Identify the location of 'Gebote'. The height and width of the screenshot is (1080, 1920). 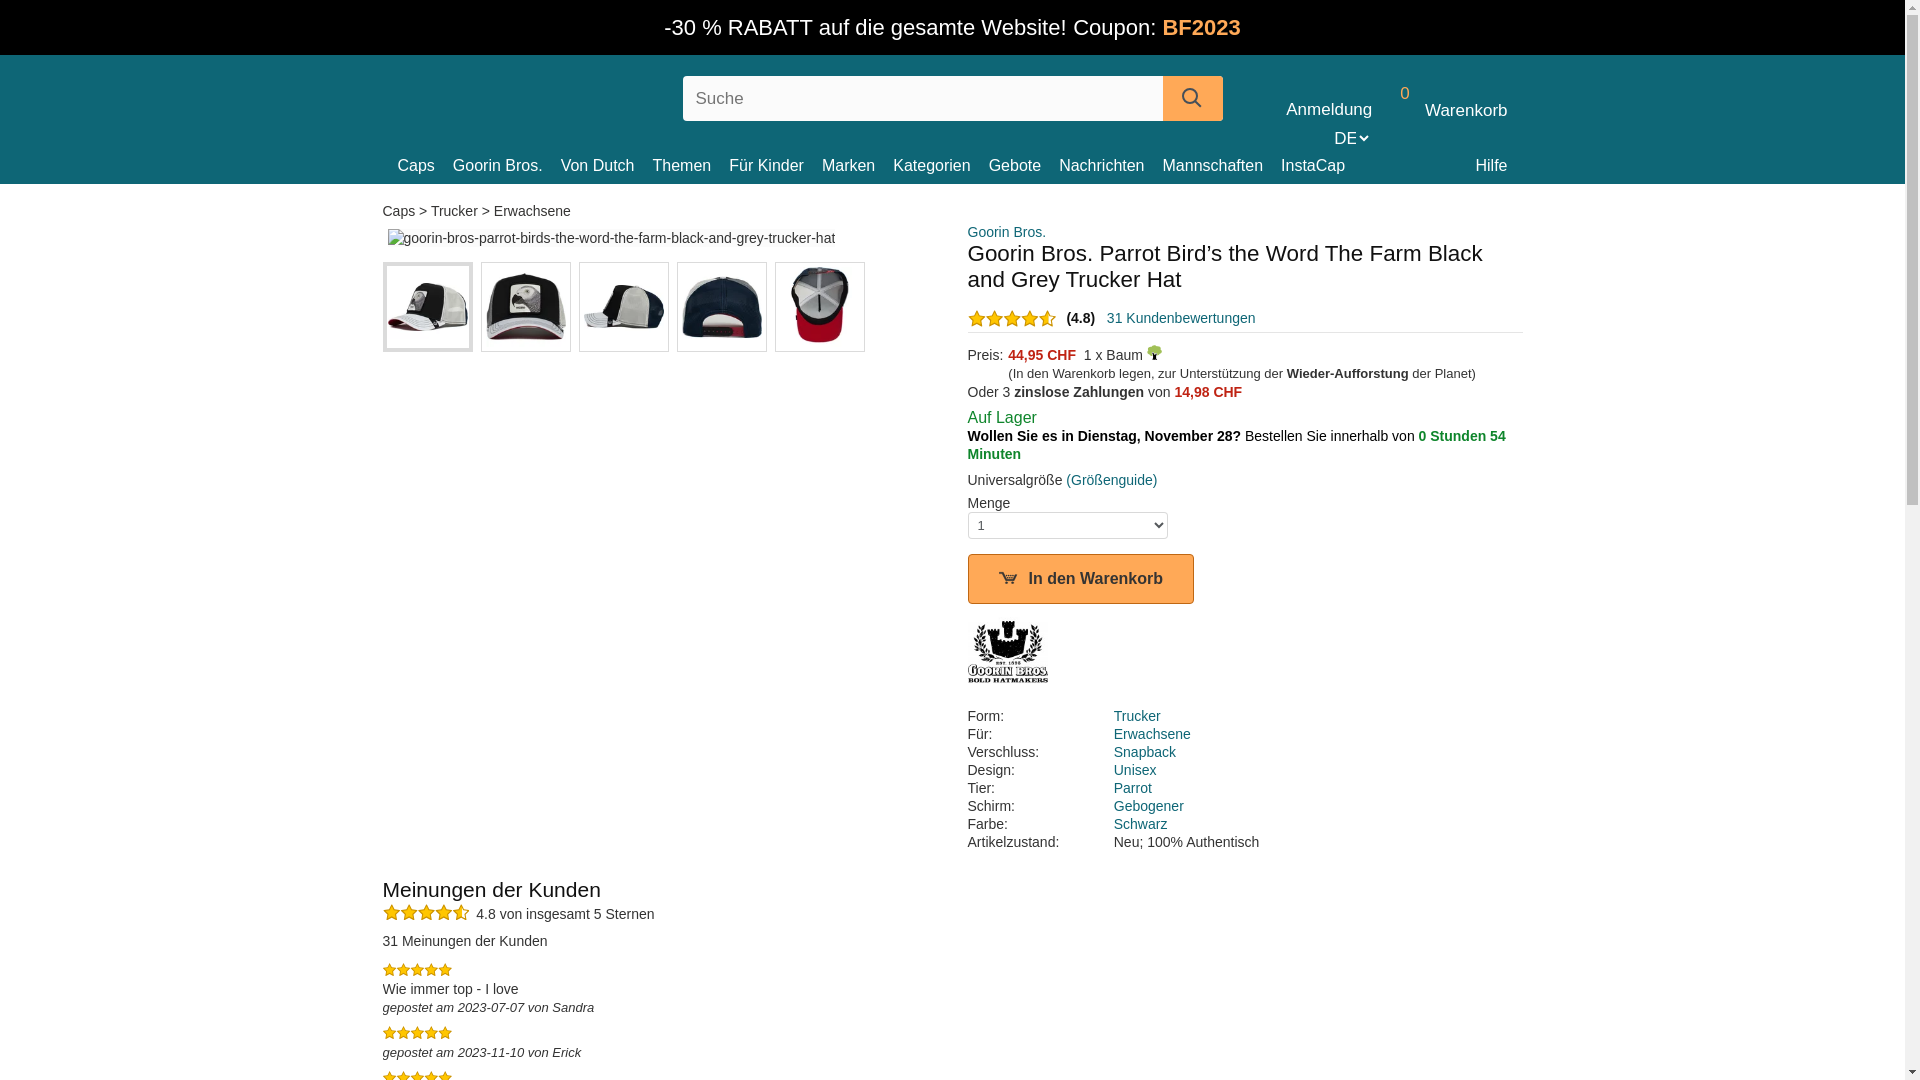
(1023, 164).